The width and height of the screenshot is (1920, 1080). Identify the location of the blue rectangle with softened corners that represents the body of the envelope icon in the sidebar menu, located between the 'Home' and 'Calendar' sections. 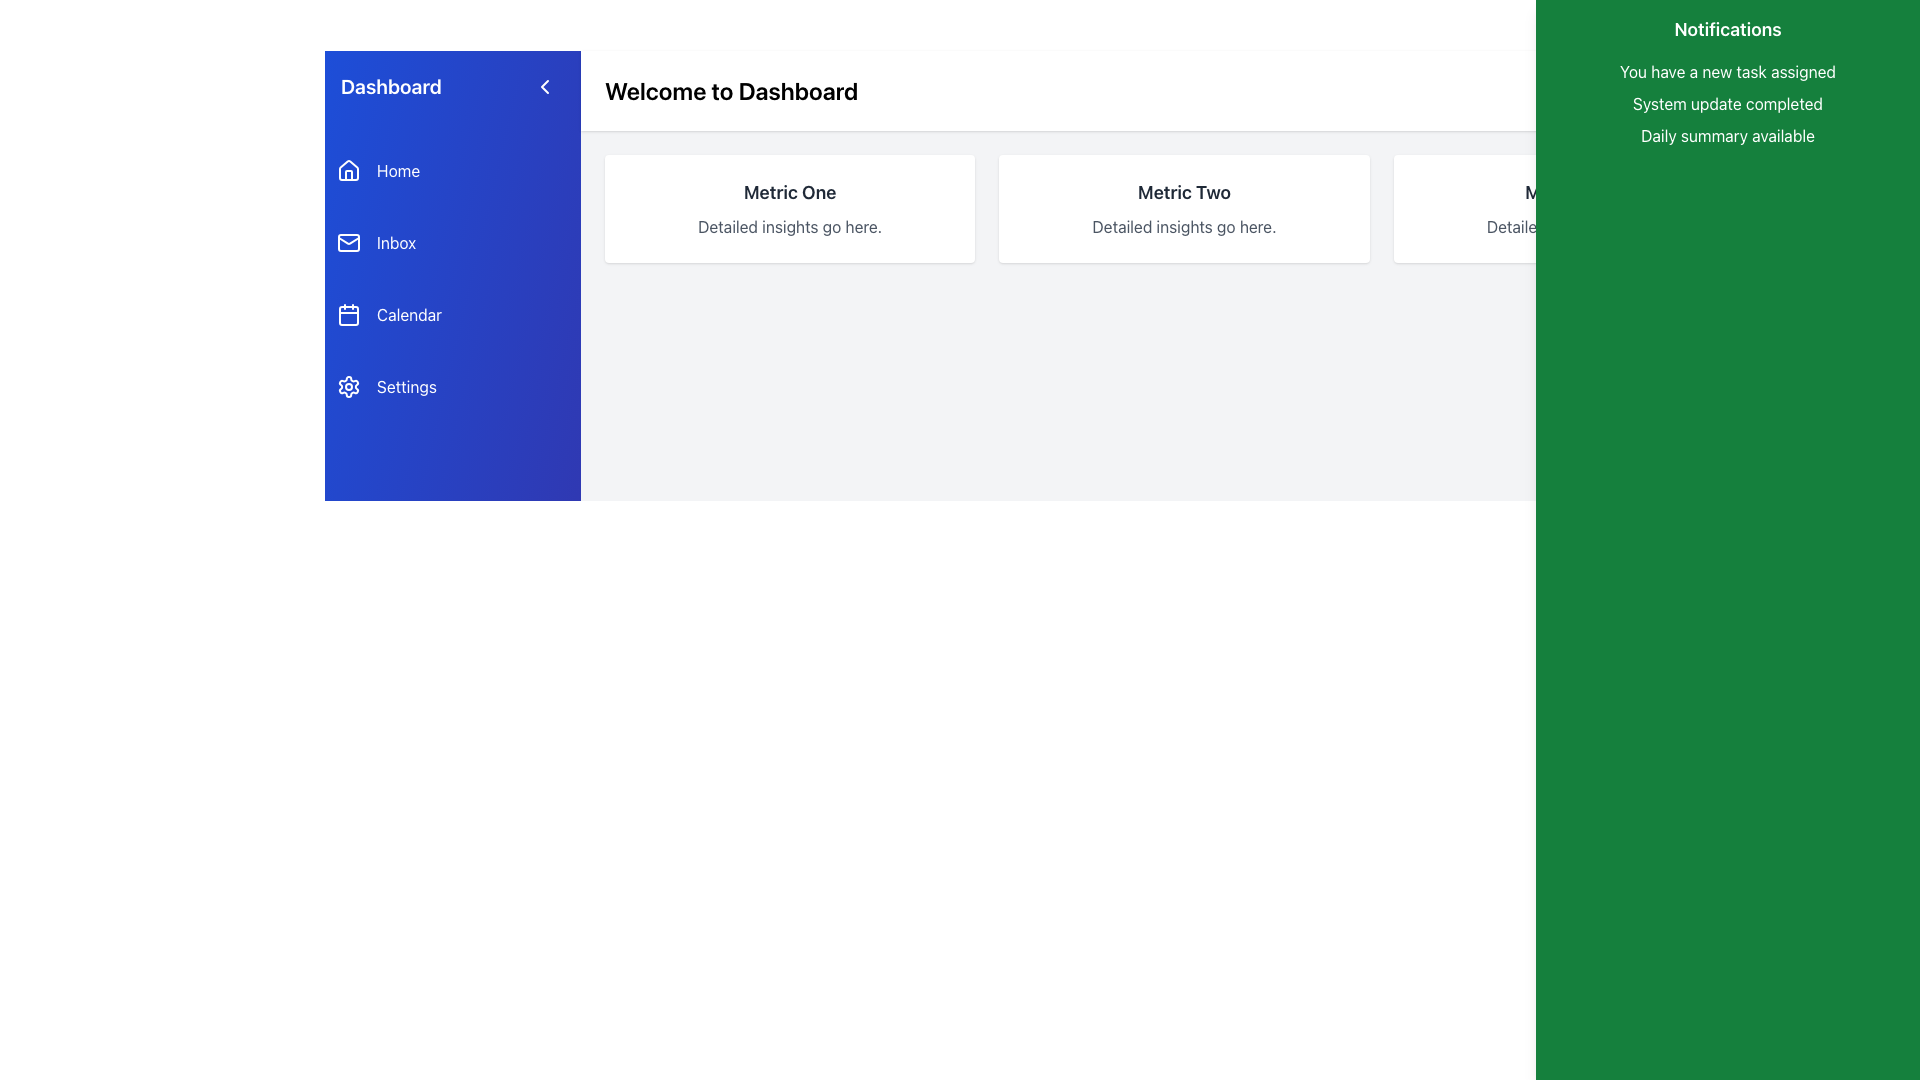
(349, 242).